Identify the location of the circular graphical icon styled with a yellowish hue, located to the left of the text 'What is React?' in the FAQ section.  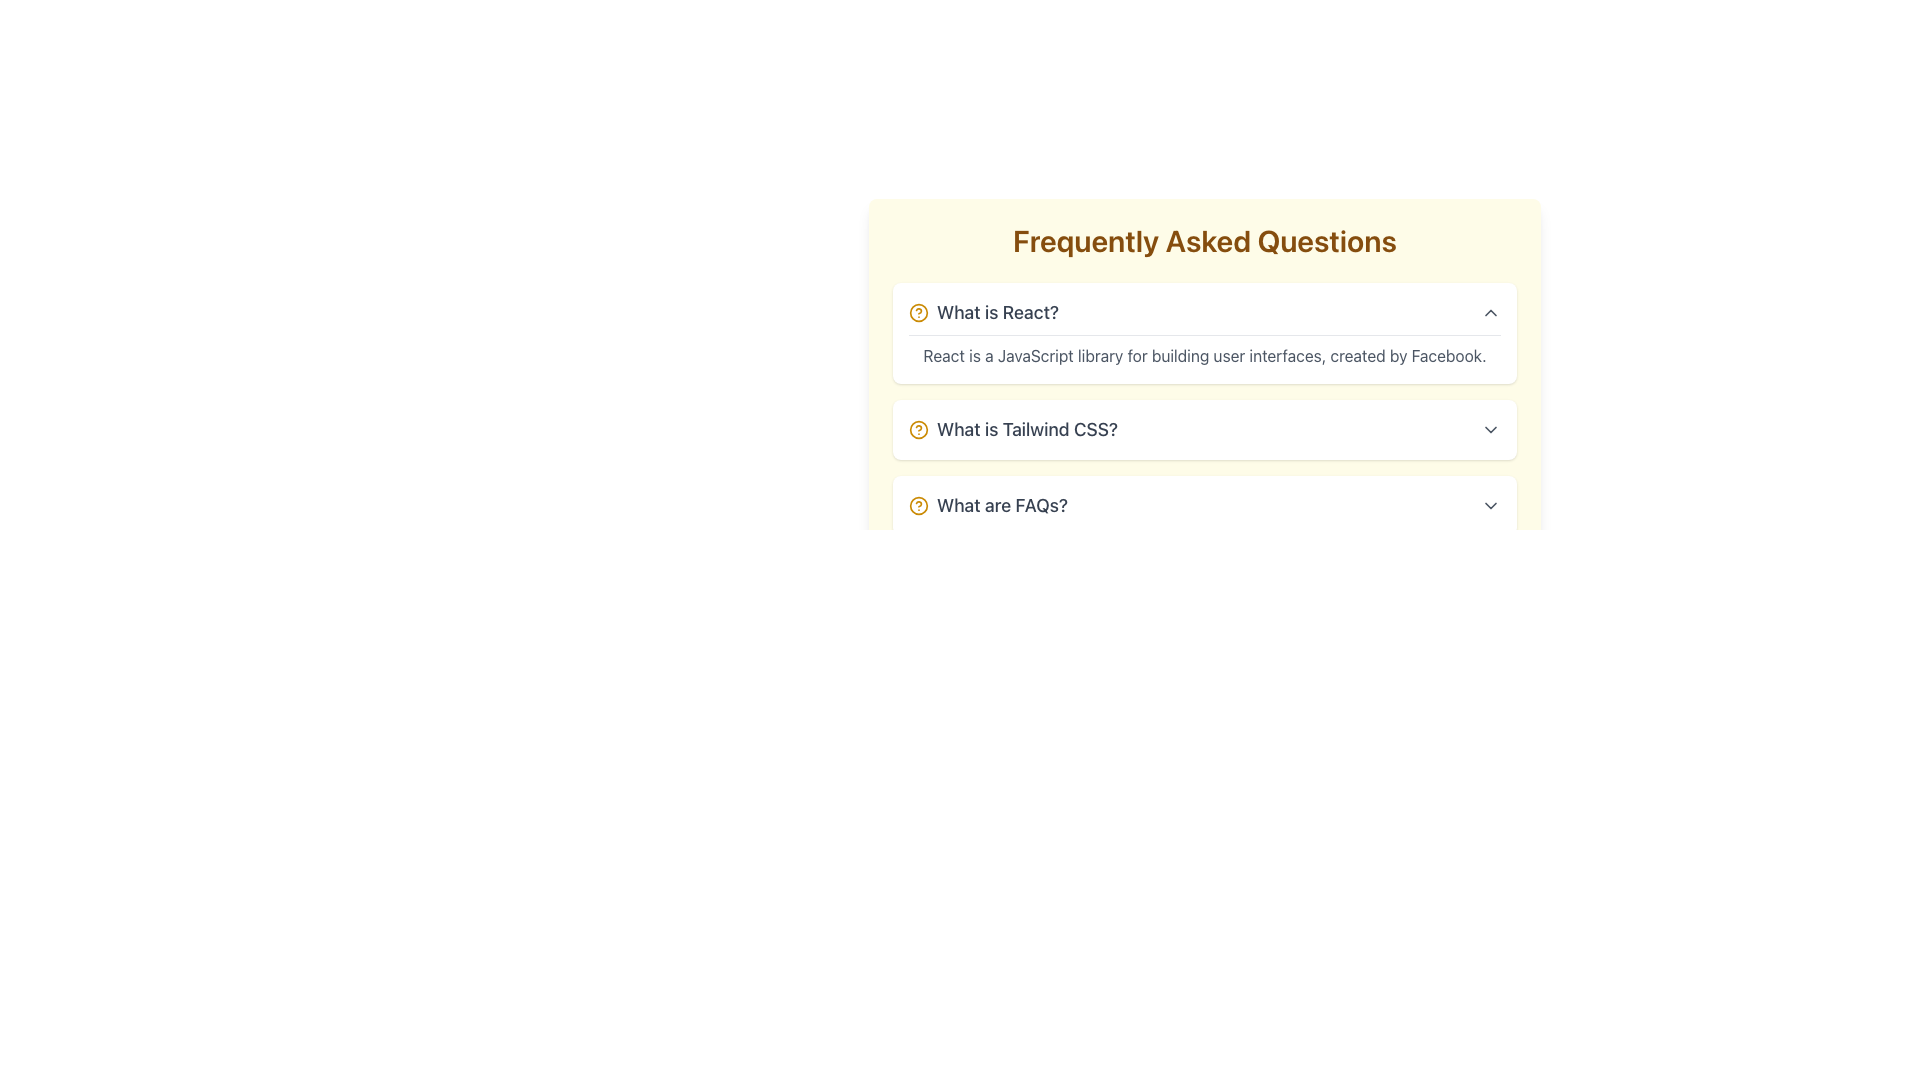
(917, 312).